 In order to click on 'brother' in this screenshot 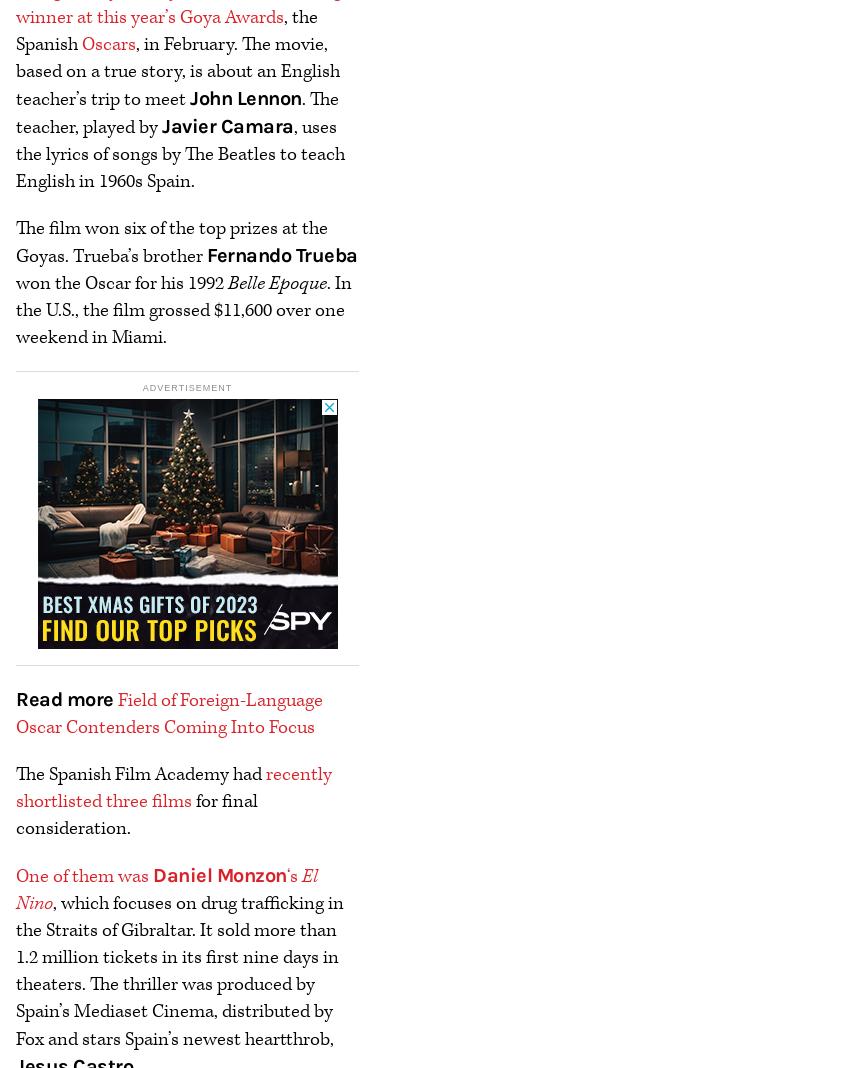, I will do `click(137, 255)`.